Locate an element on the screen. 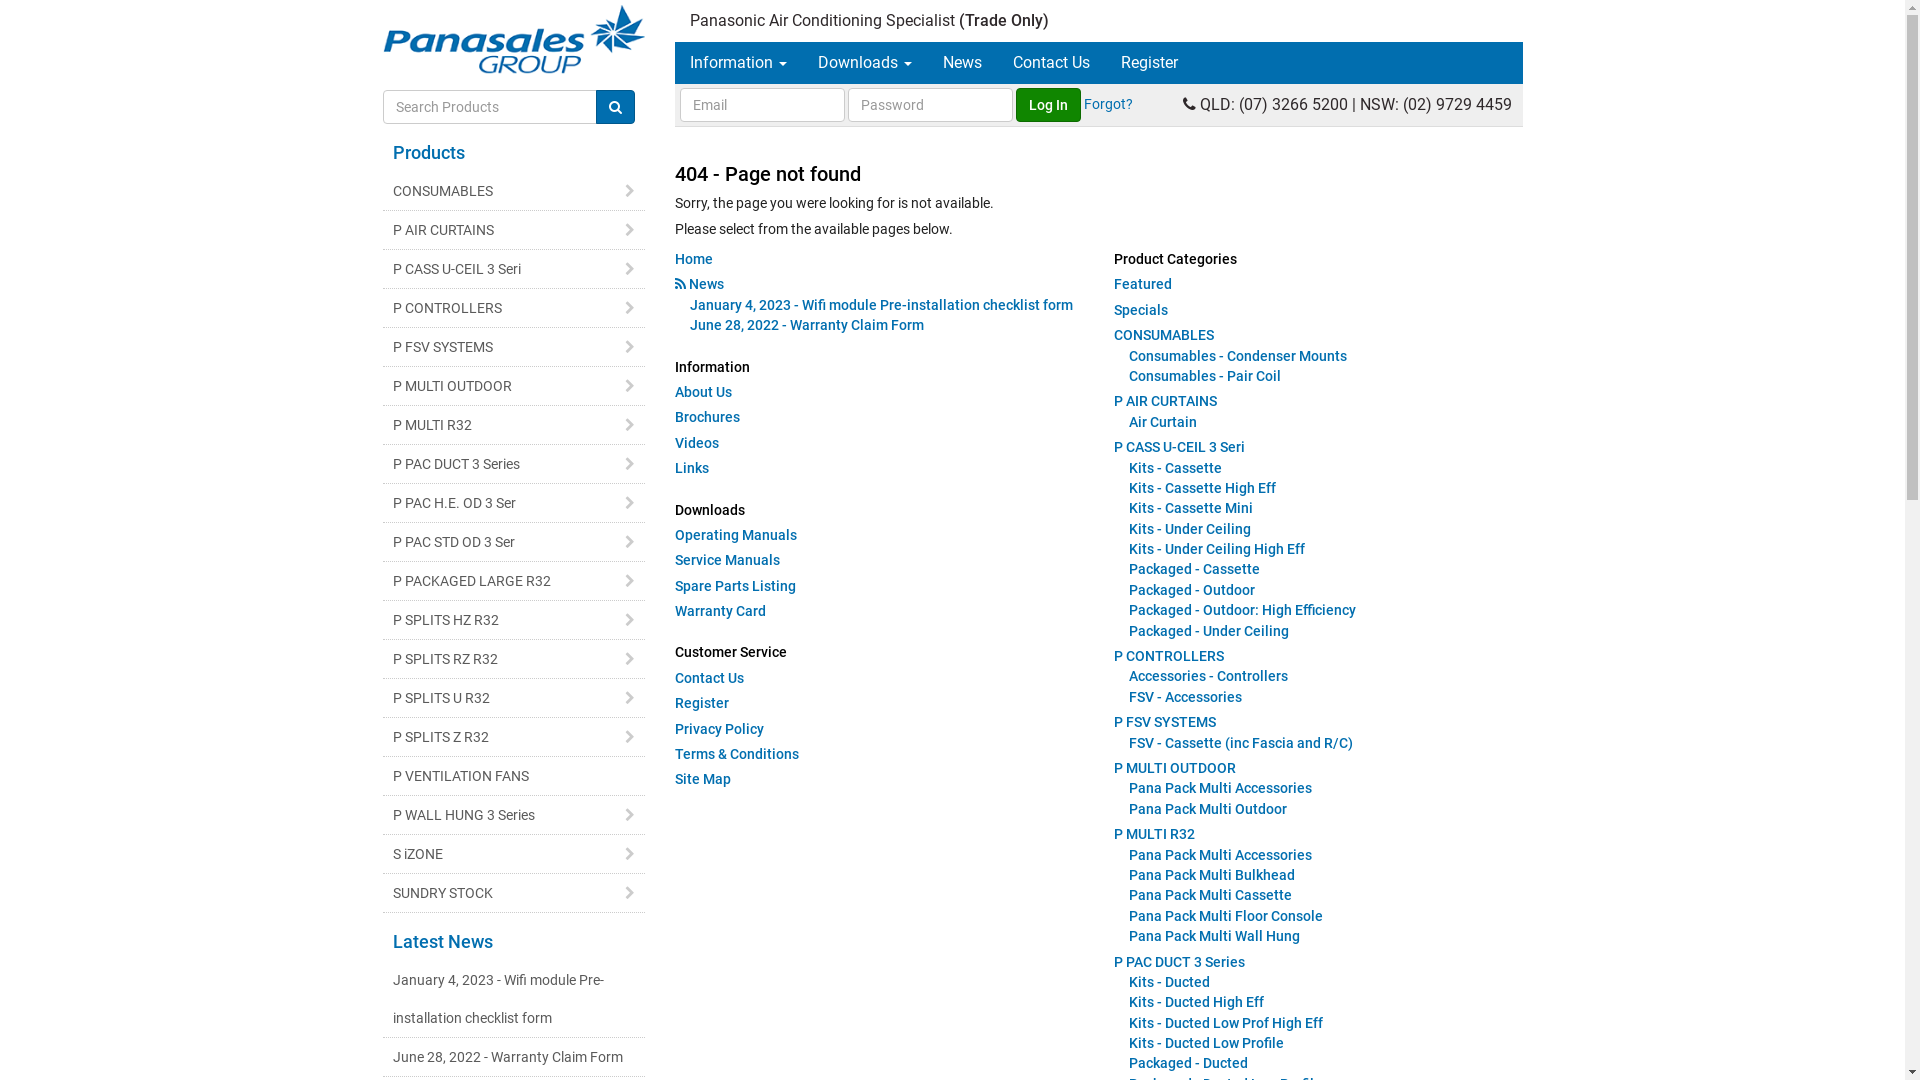 The height and width of the screenshot is (1080, 1920). 'FSV - Accessories' is located at coordinates (1185, 696).